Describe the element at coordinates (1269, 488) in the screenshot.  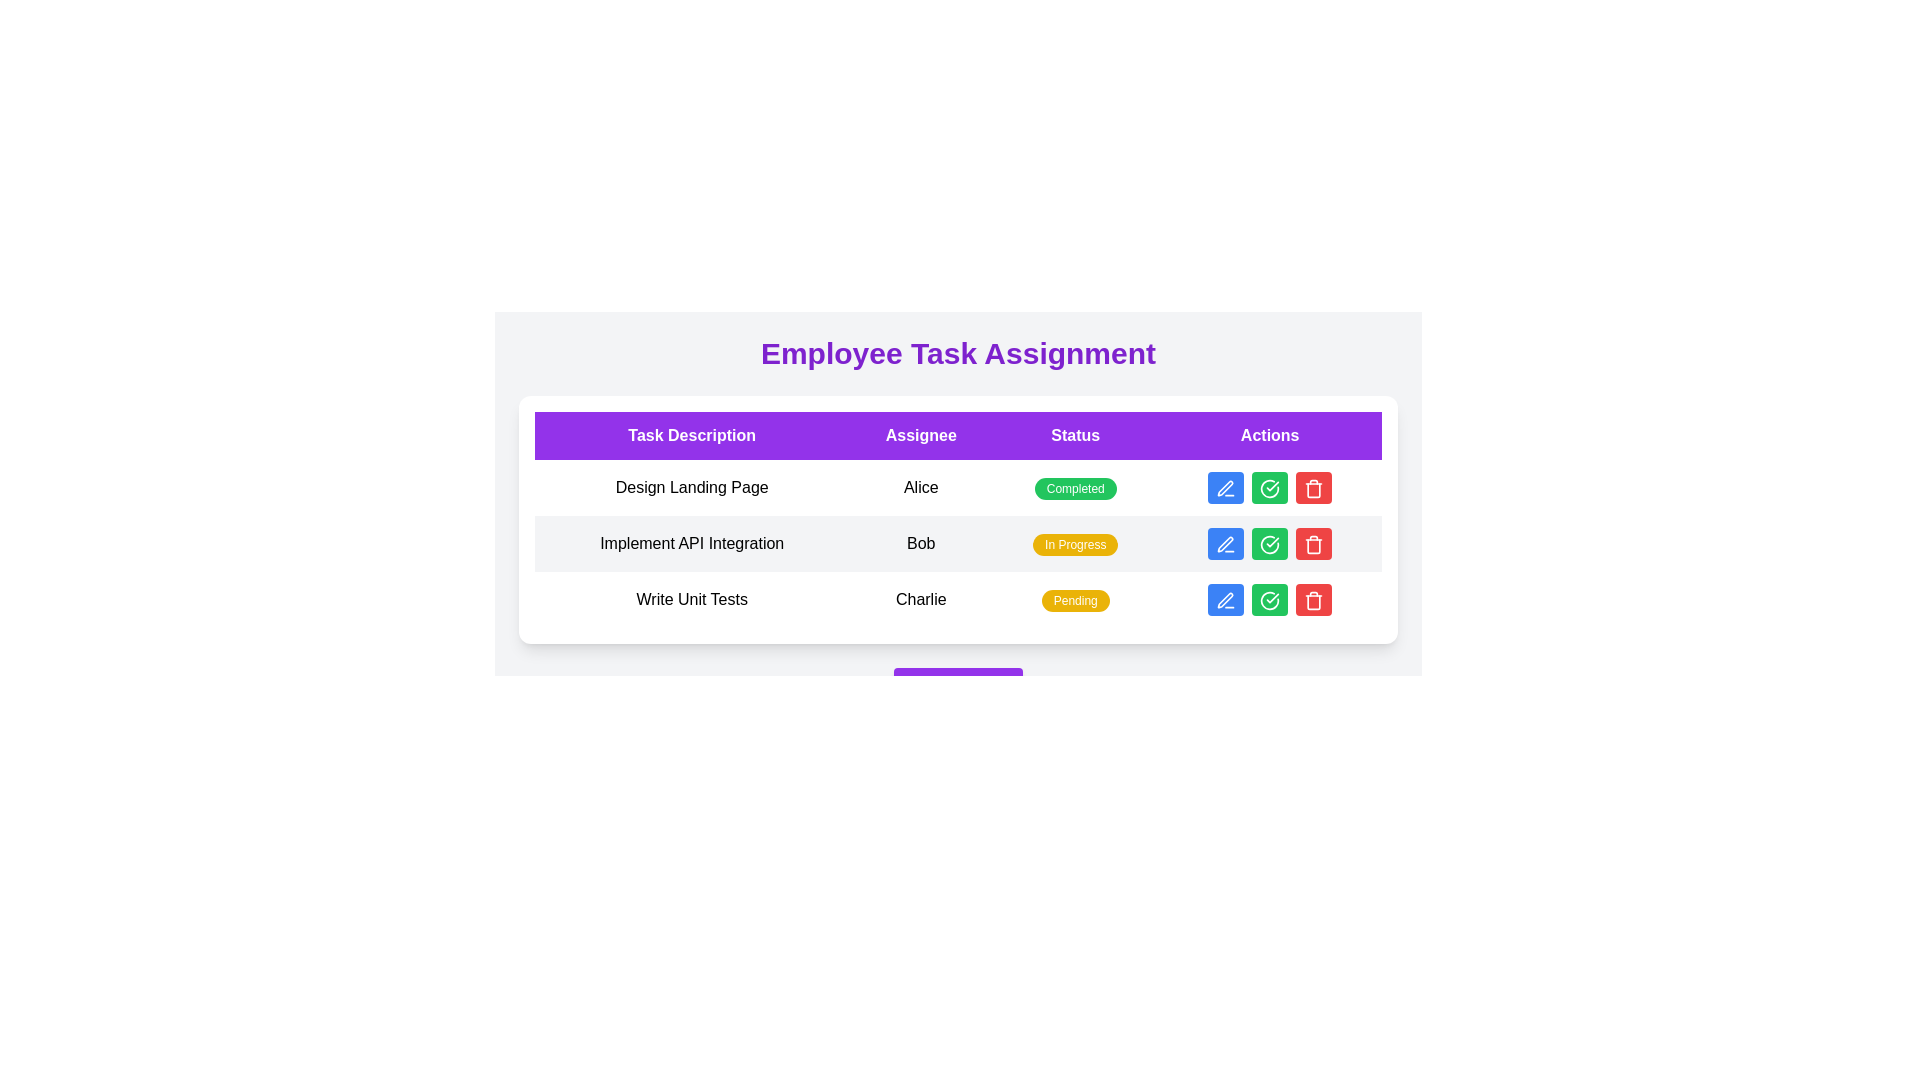
I see `the blue button in the 'Actions' column of the first row` at that location.